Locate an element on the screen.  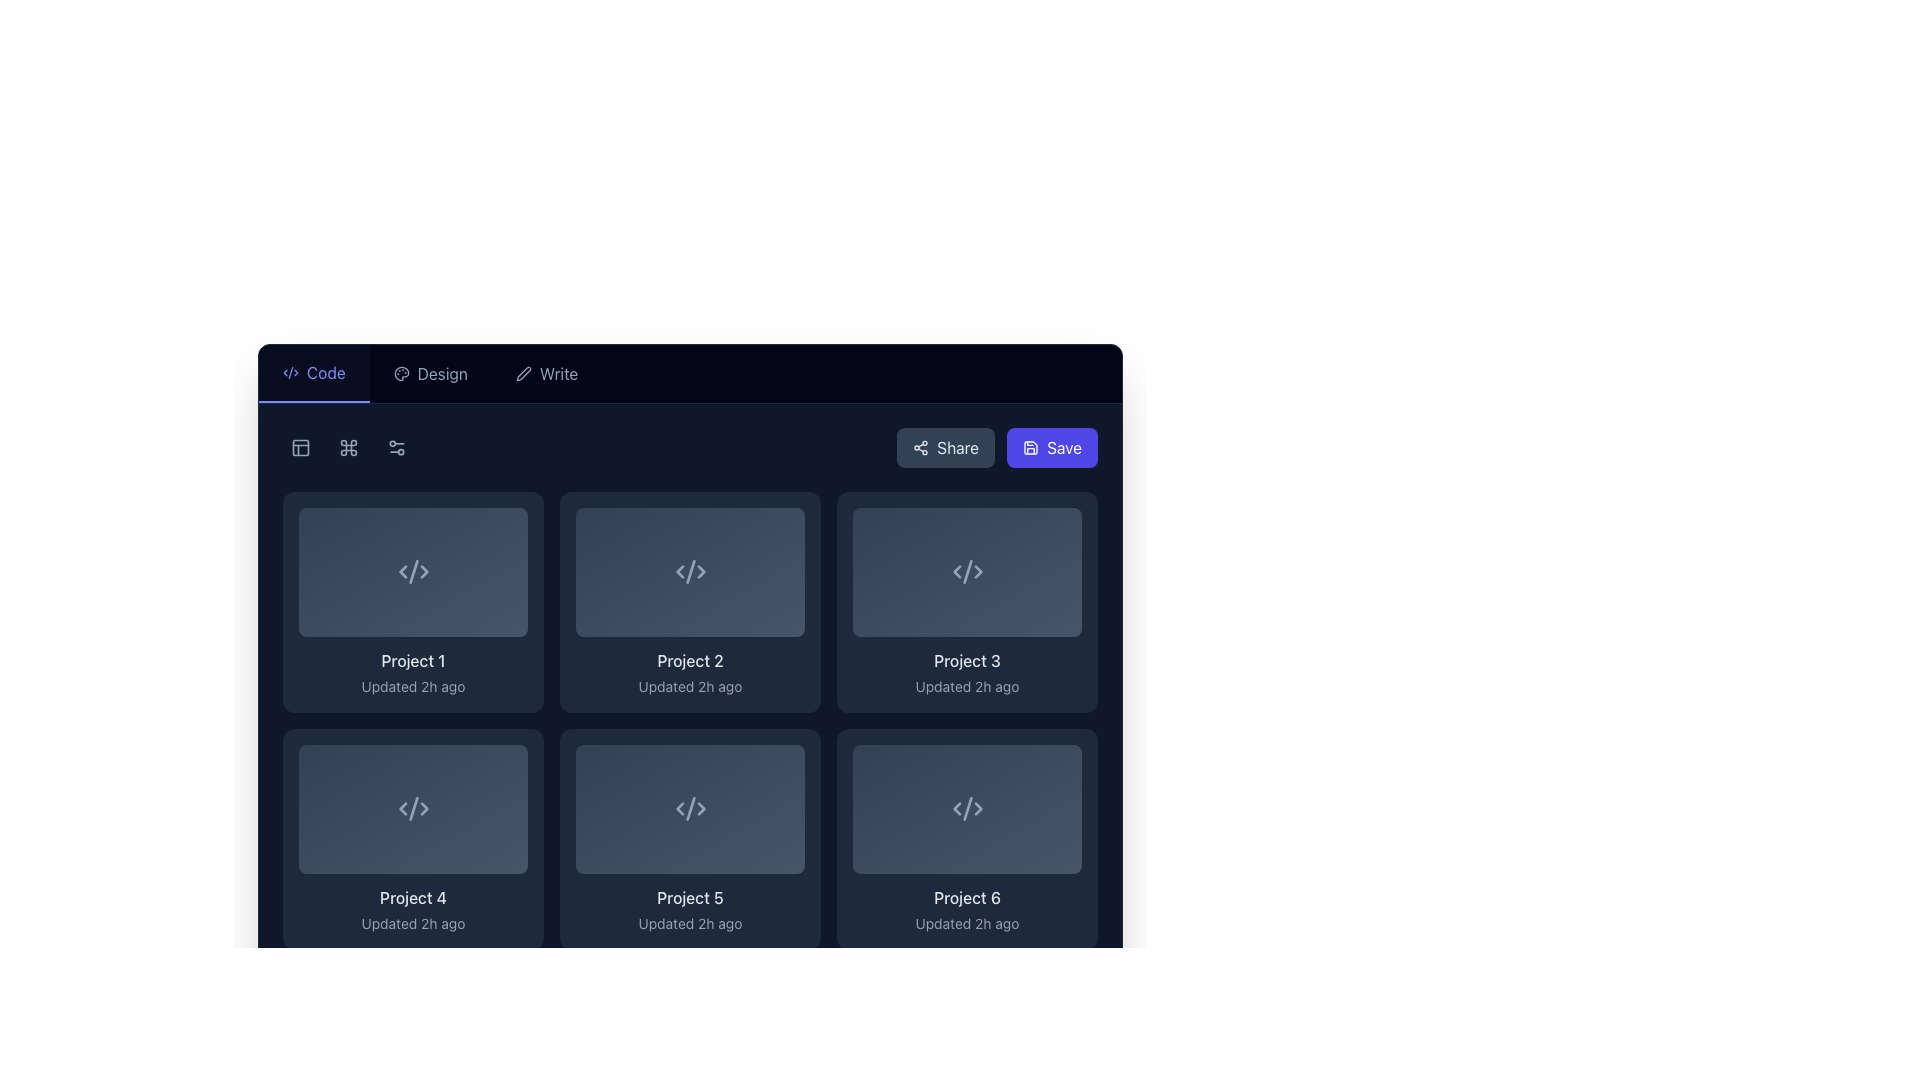
the emblematic visual representation for the 'Code' or 'Project 6' module located in the bottom row, third column of the grid in the 'Code' section of the interface is located at coordinates (967, 808).